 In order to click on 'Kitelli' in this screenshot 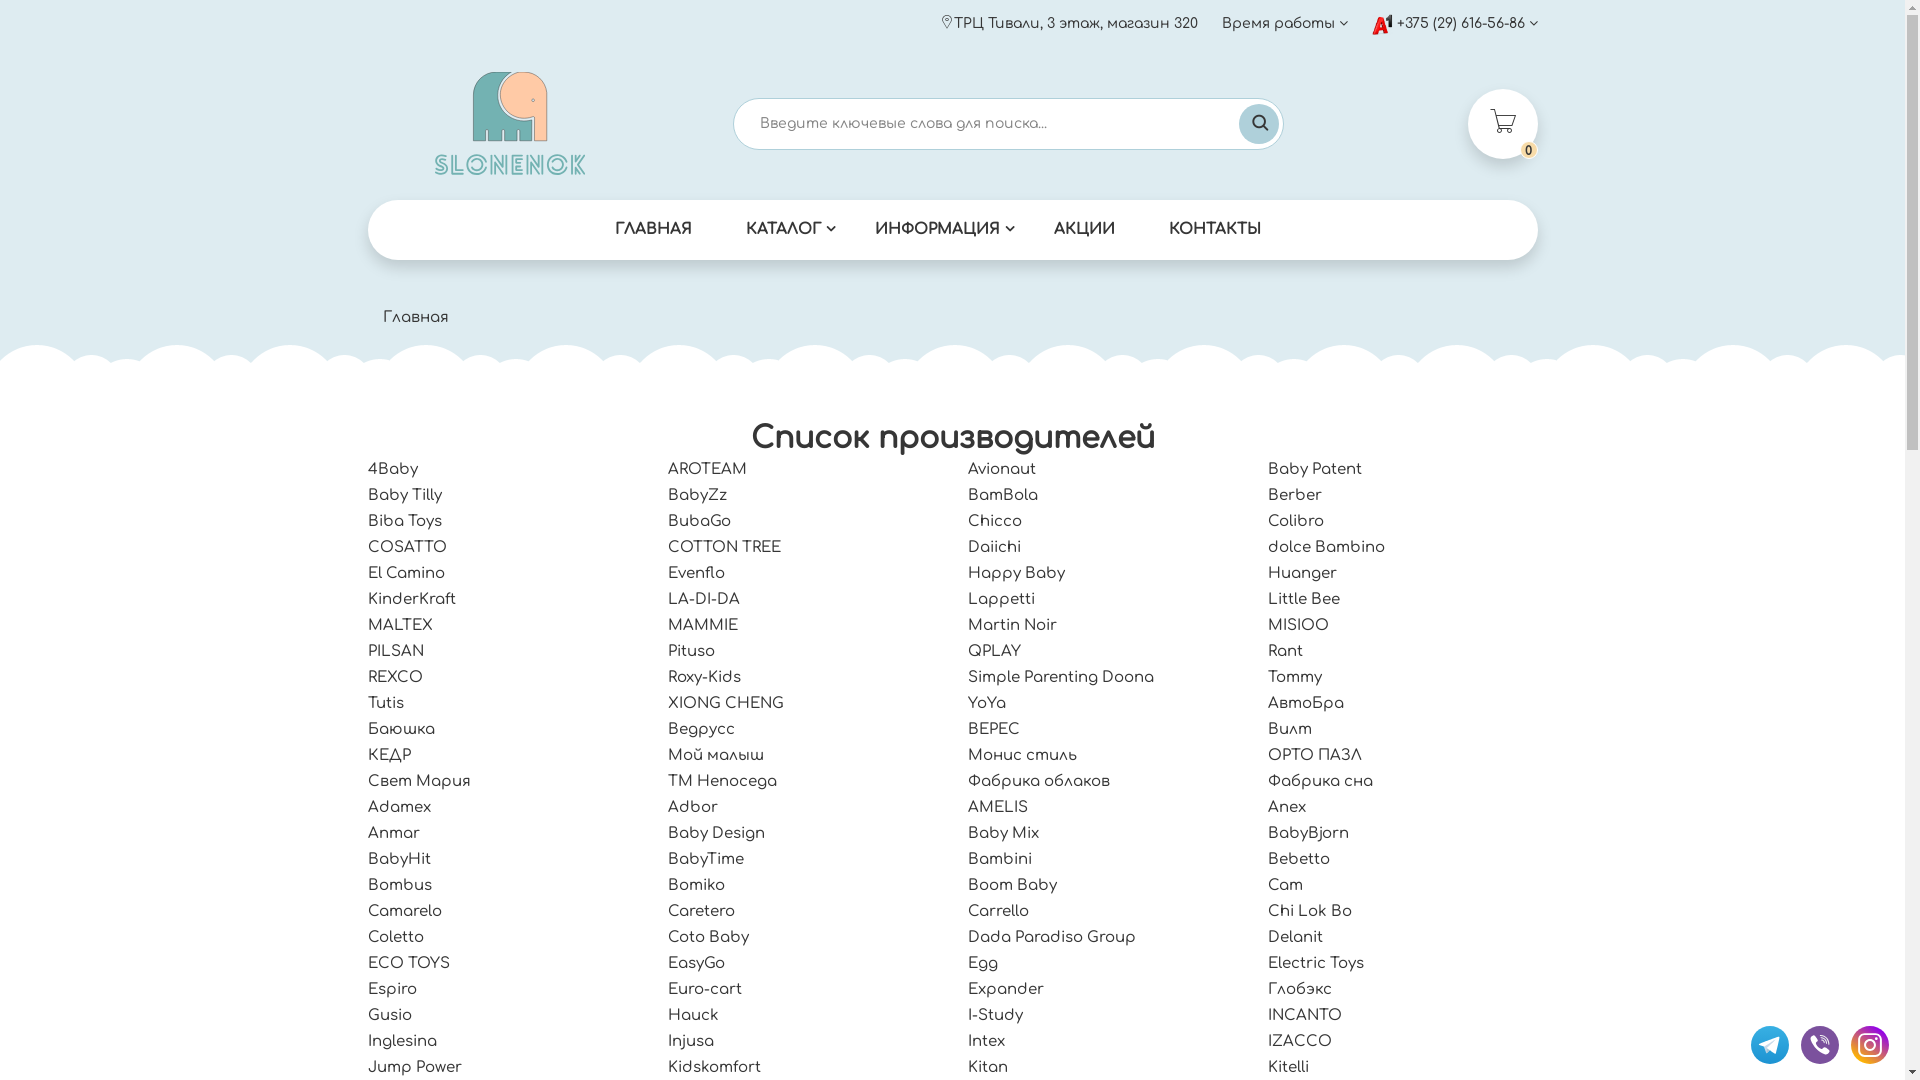, I will do `click(1288, 1066)`.